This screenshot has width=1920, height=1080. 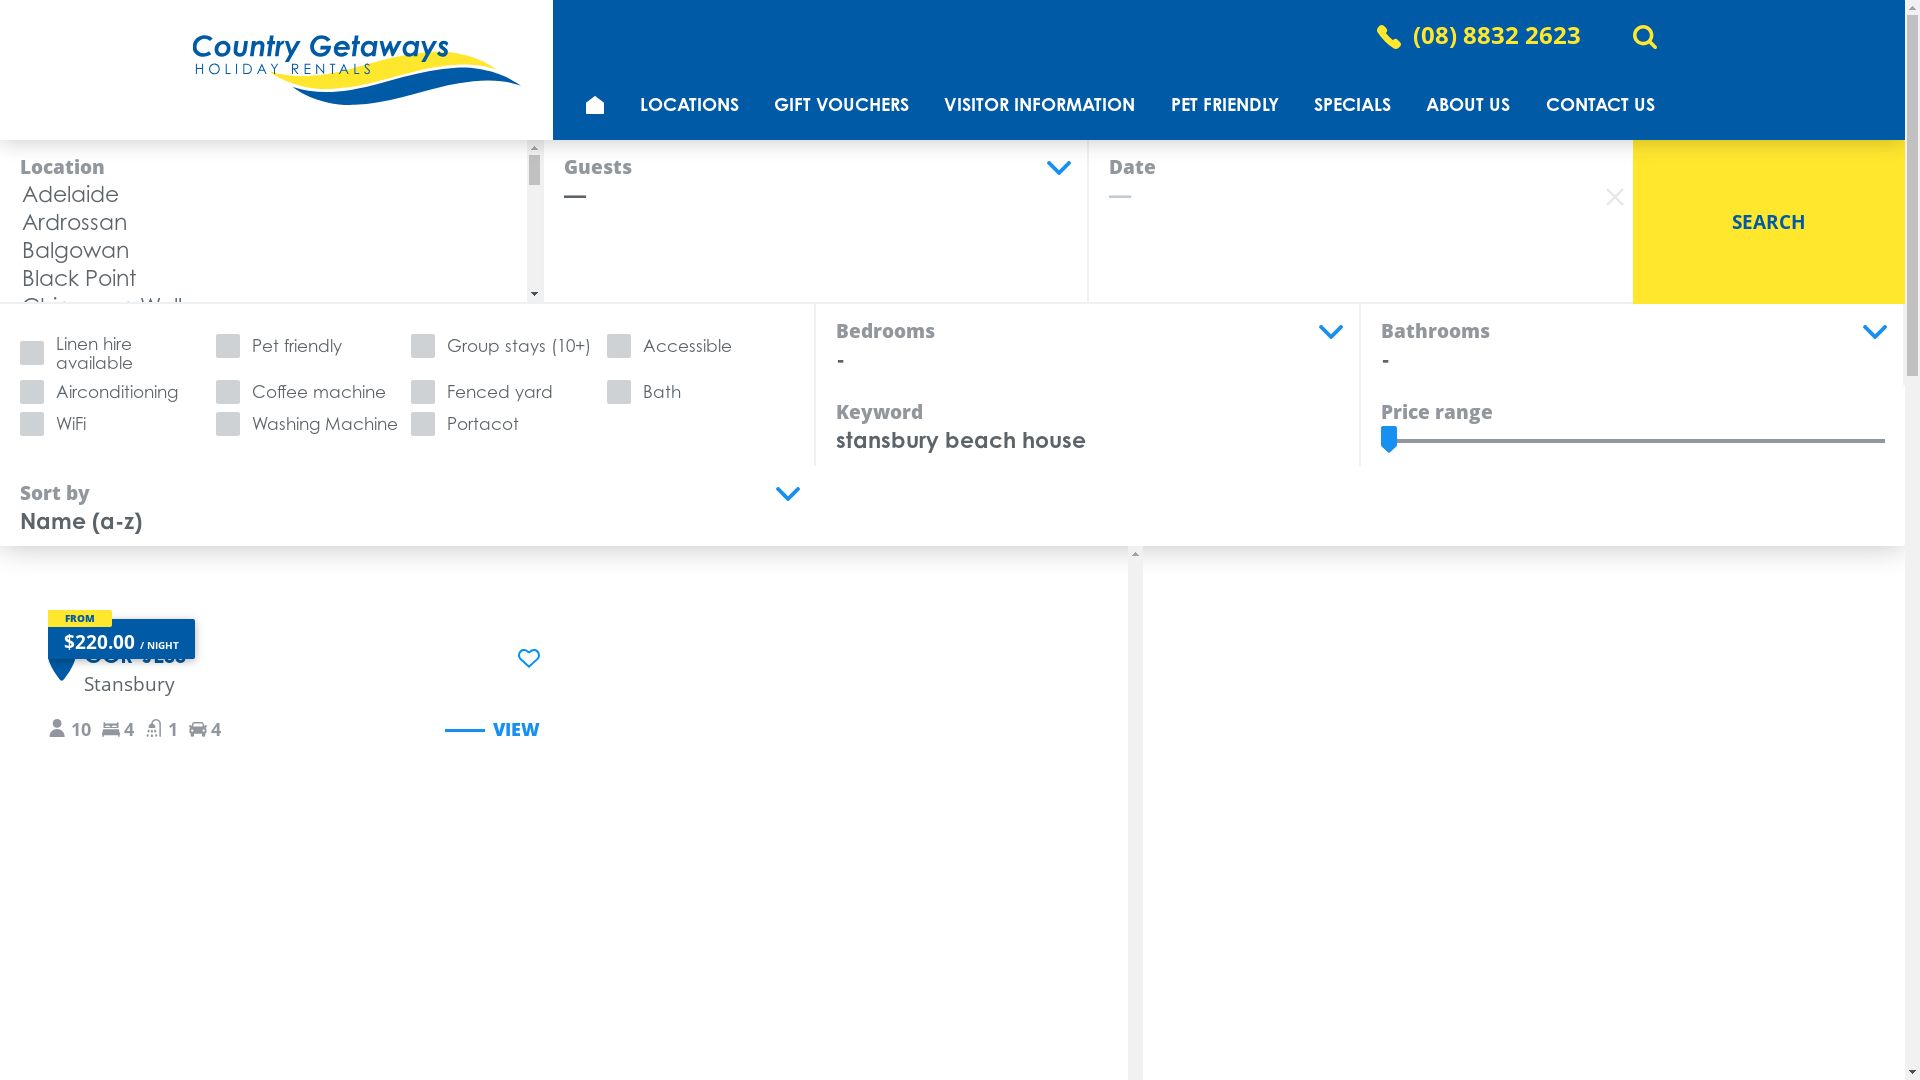 What do you see at coordinates (840, 104) in the screenshot?
I see `'GIFT VOUCHERS'` at bounding box center [840, 104].